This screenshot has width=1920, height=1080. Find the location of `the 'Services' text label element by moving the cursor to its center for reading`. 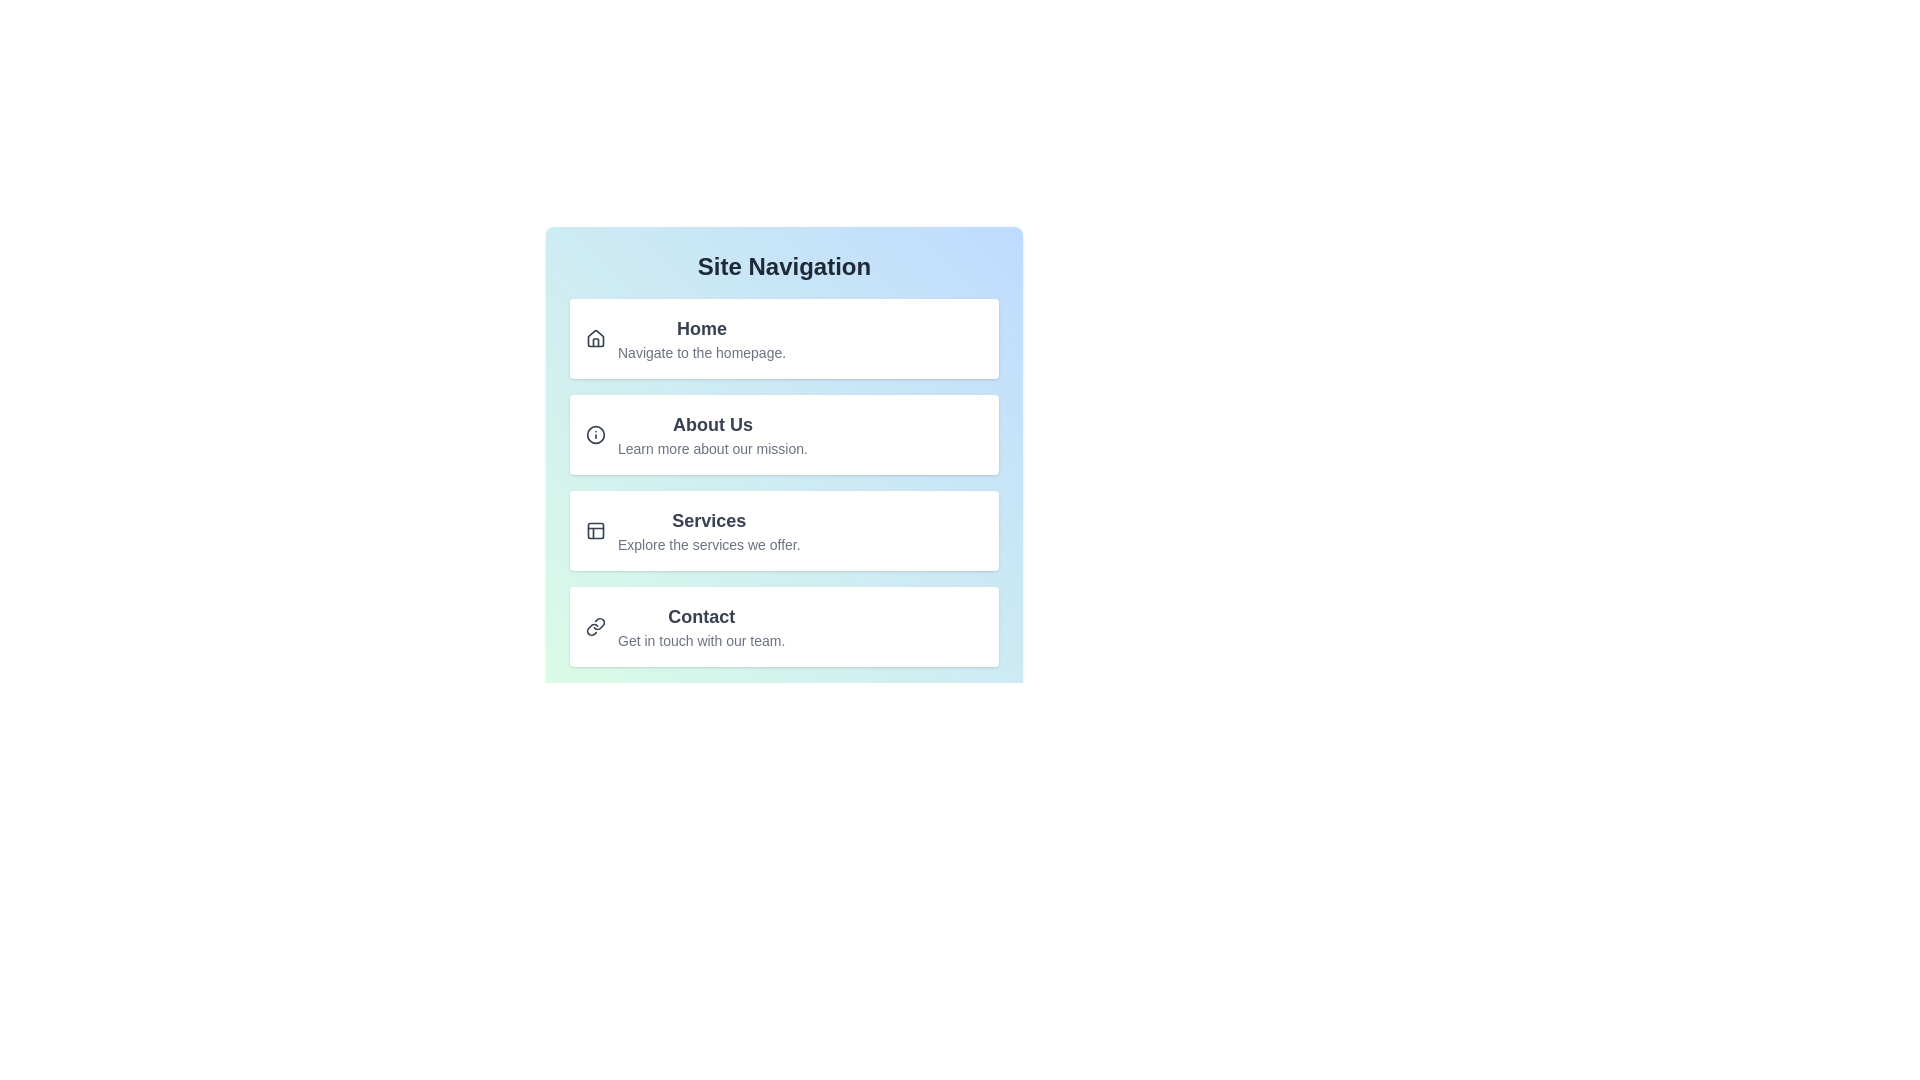

the 'Services' text label element by moving the cursor to its center for reading is located at coordinates (709, 519).